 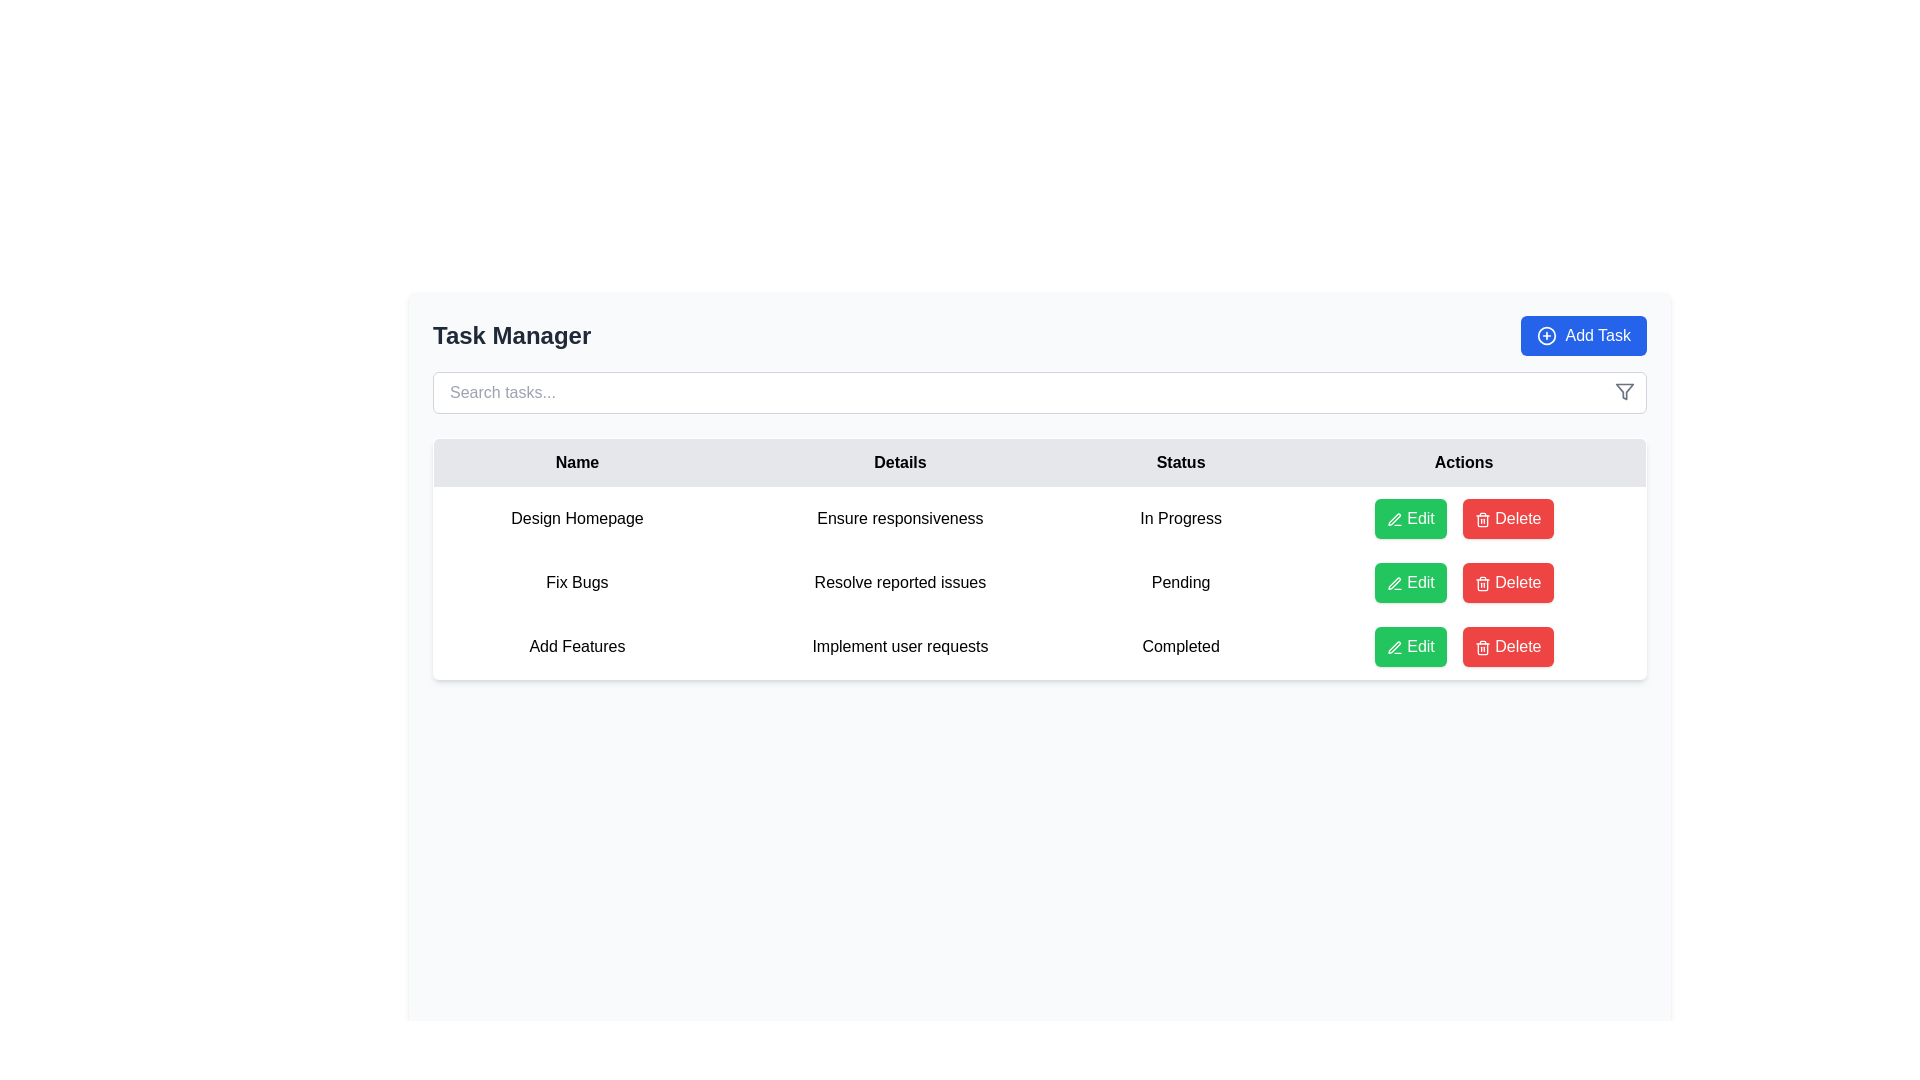 What do you see at coordinates (1482, 583) in the screenshot?
I see `the small red trashbin icon within the 'Delete' button in the 'Actions' column of the task manager interface as a visual cue` at bounding box center [1482, 583].